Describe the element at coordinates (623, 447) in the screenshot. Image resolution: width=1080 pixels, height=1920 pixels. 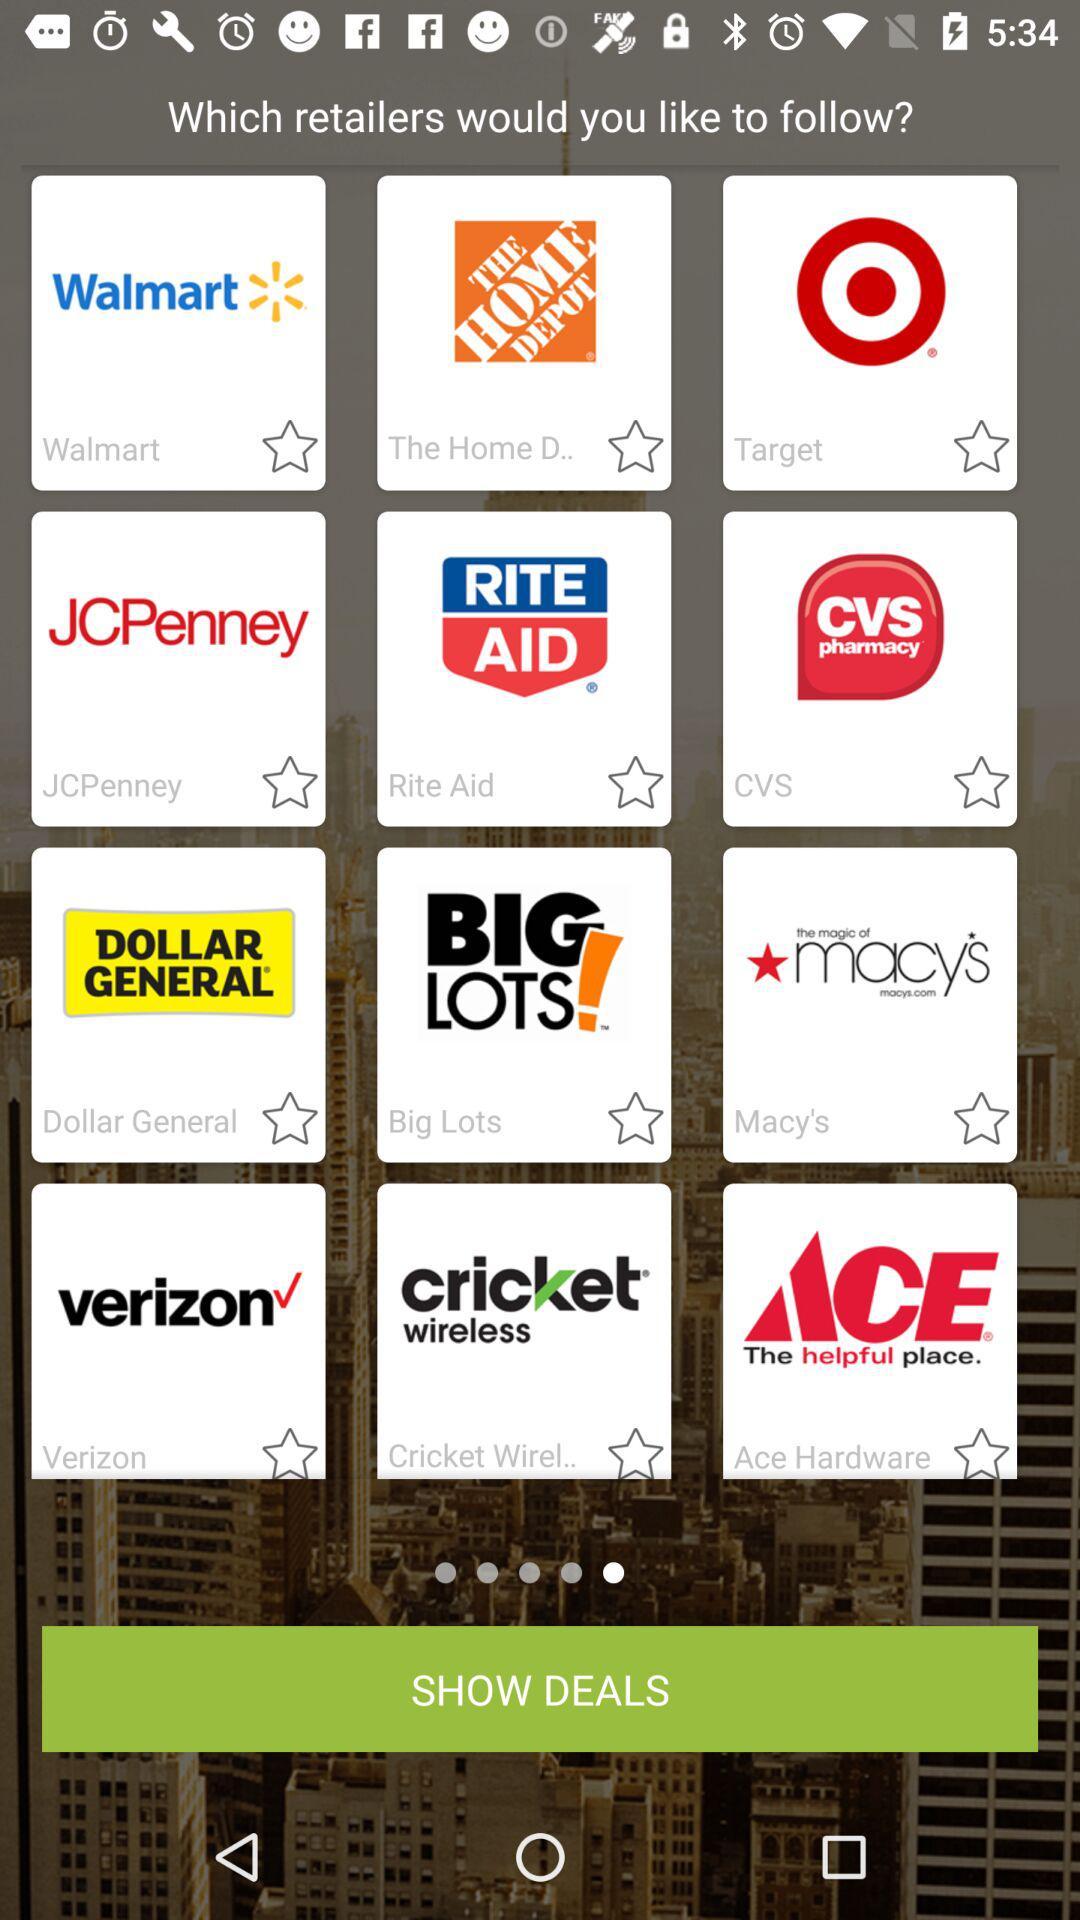
I see `as favourite` at that location.